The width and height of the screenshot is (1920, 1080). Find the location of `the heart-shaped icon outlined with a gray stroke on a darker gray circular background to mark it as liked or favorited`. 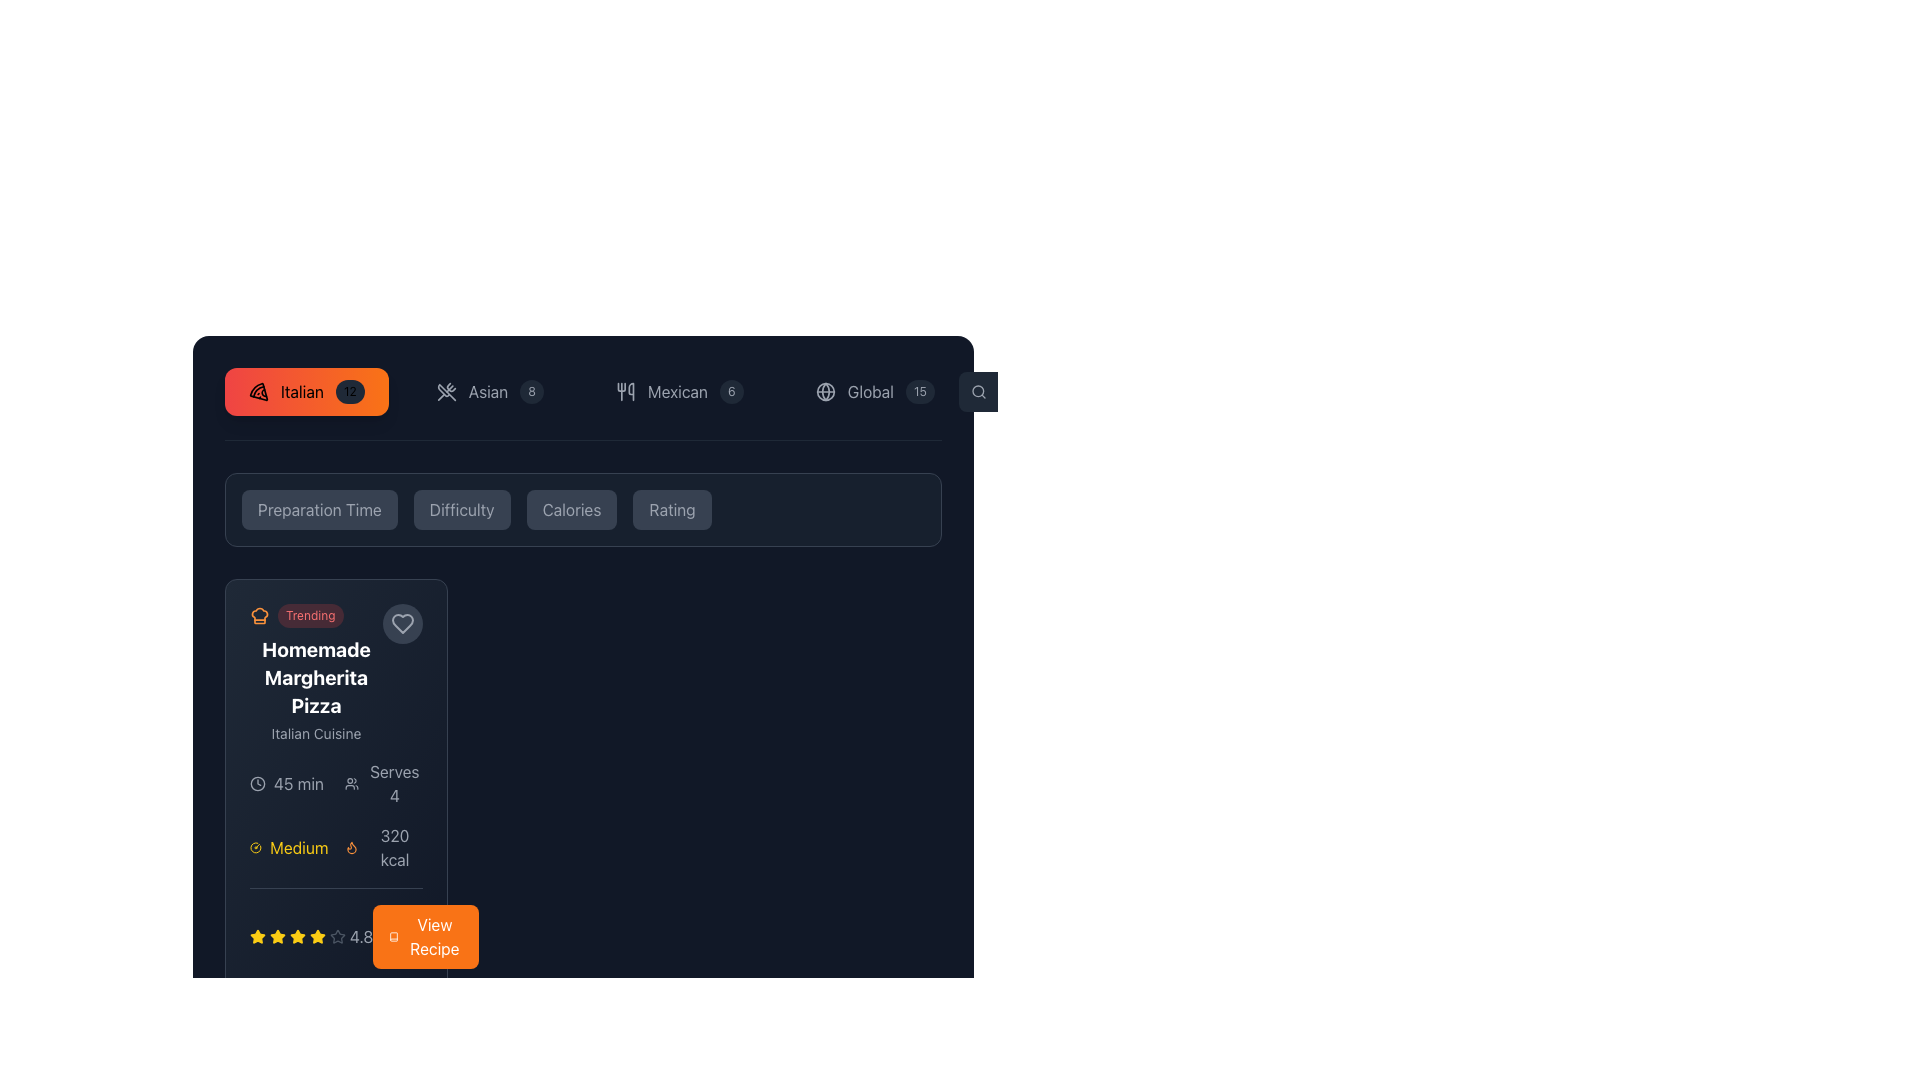

the heart-shaped icon outlined with a gray stroke on a darker gray circular background to mark it as liked or favorited is located at coordinates (402, 623).